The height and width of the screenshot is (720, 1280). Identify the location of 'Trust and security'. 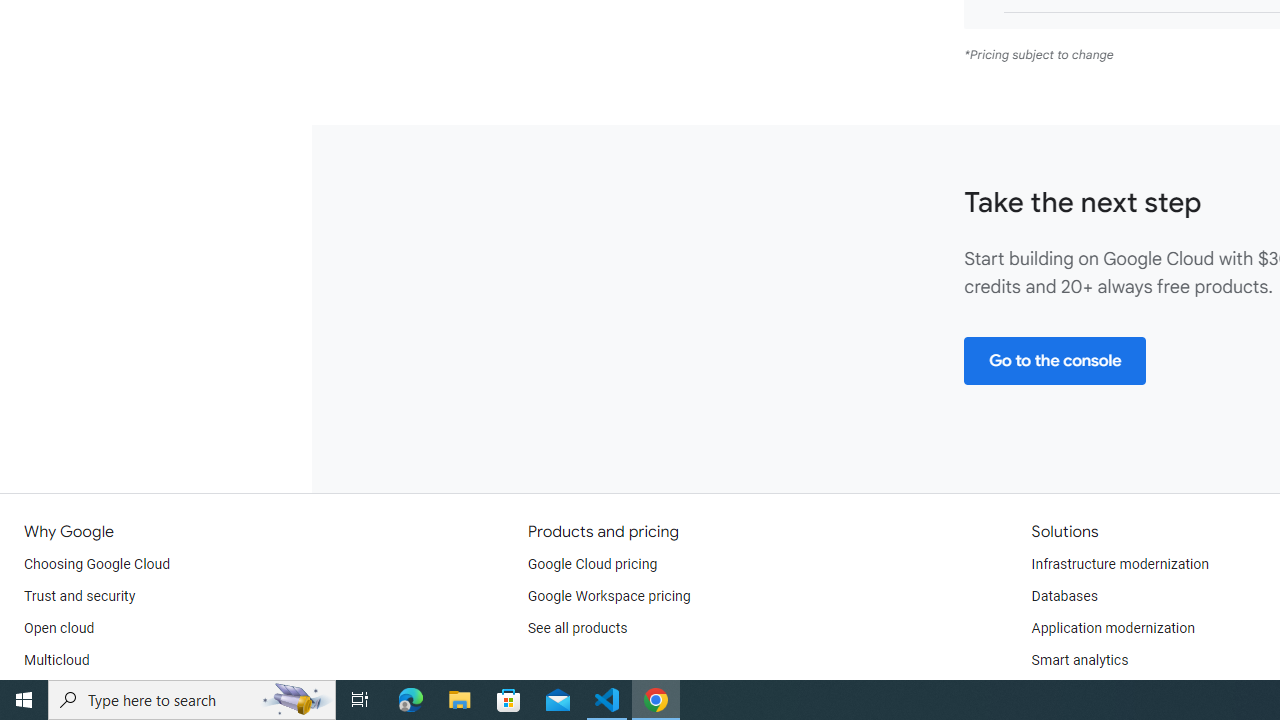
(80, 595).